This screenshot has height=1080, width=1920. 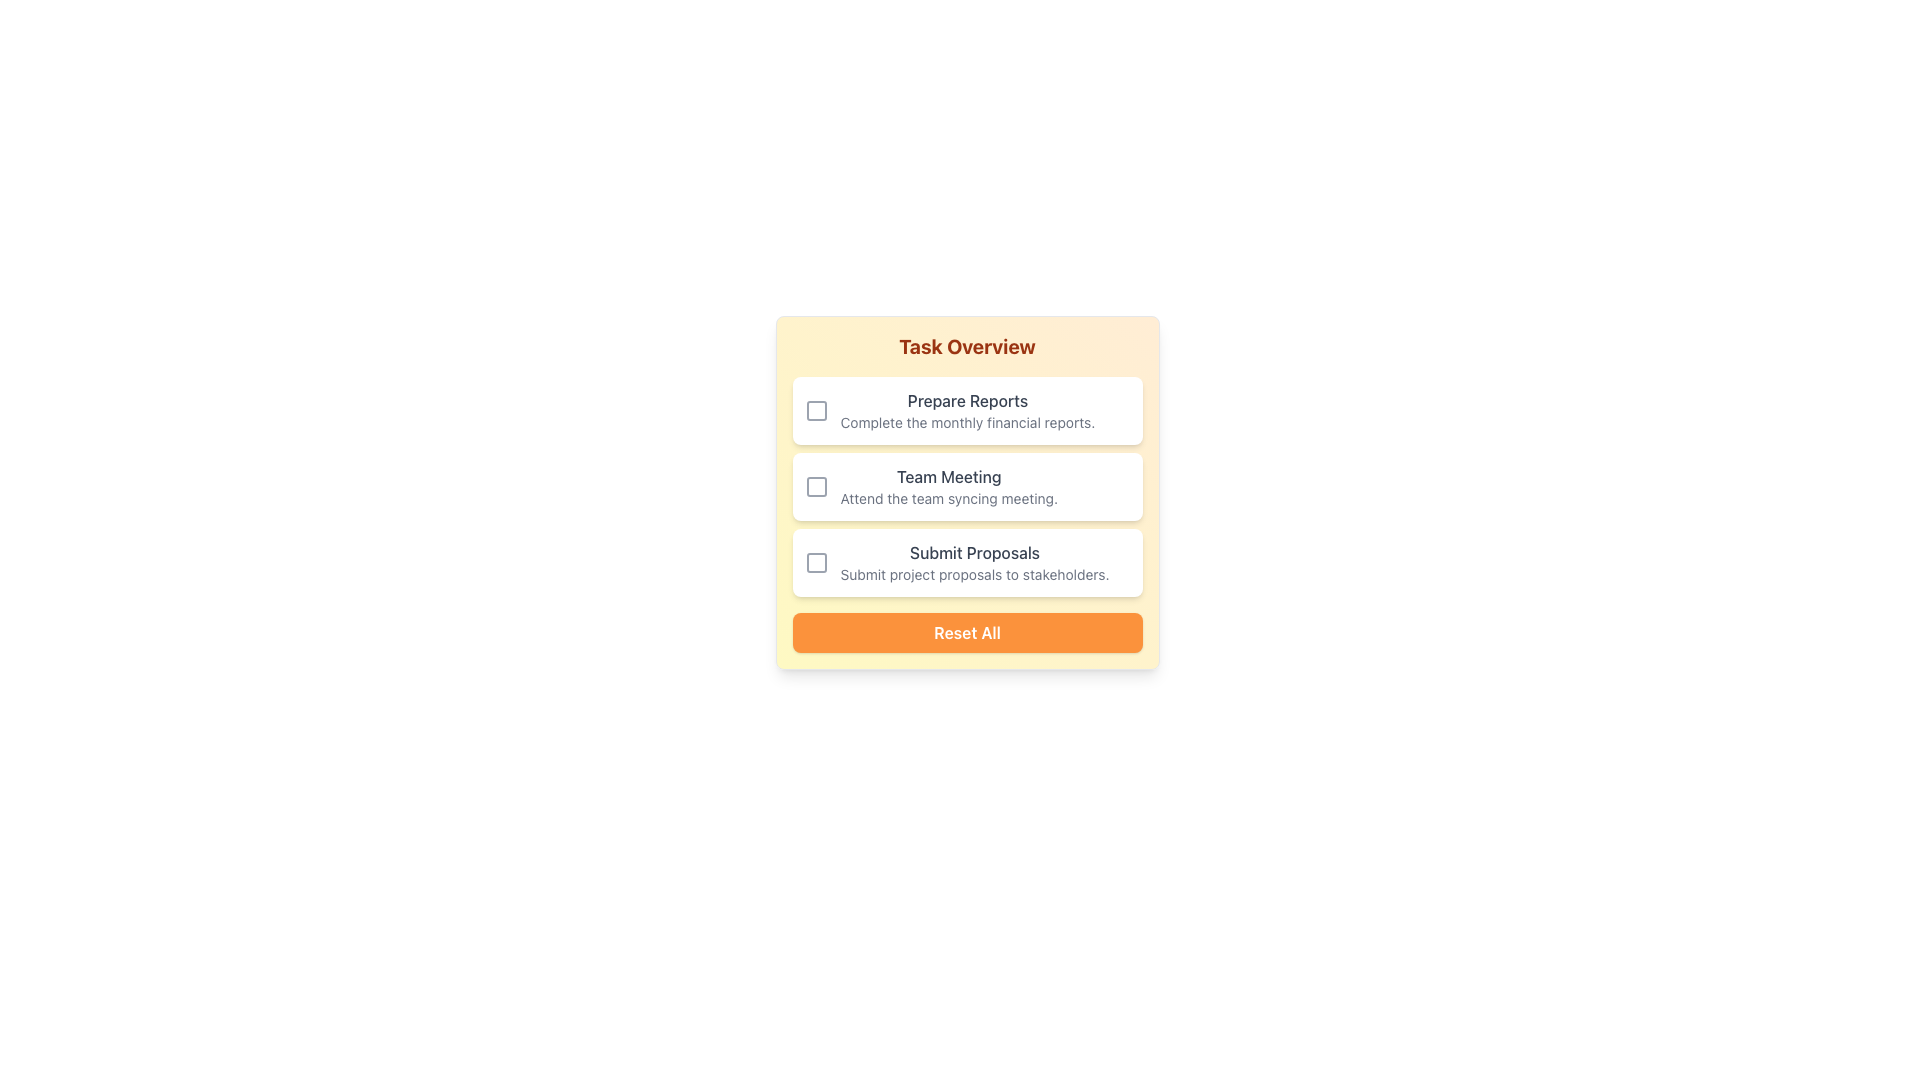 What do you see at coordinates (974, 574) in the screenshot?
I see `the descriptive text label located under the main title 'Submit Proposals' in the vertical list of tasks` at bounding box center [974, 574].